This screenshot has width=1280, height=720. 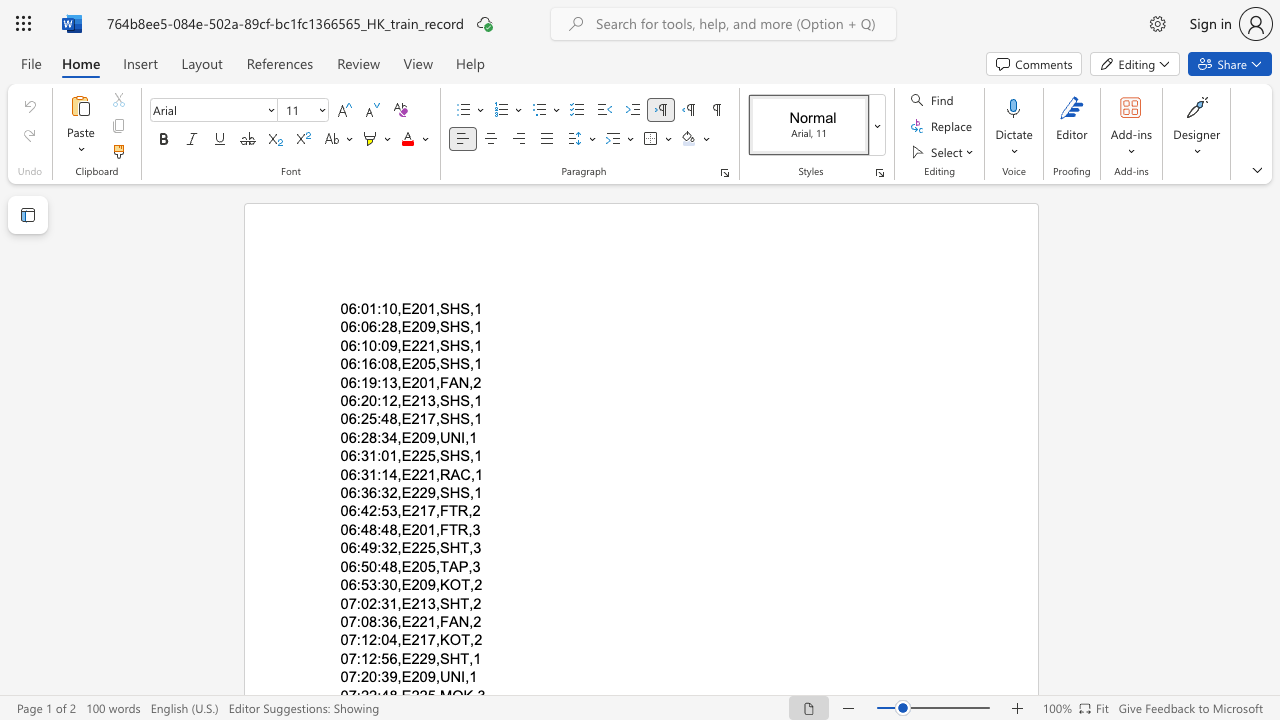 I want to click on the subset text ",FTR," within the text "06:42:53,E217,FTR,2", so click(x=434, y=510).